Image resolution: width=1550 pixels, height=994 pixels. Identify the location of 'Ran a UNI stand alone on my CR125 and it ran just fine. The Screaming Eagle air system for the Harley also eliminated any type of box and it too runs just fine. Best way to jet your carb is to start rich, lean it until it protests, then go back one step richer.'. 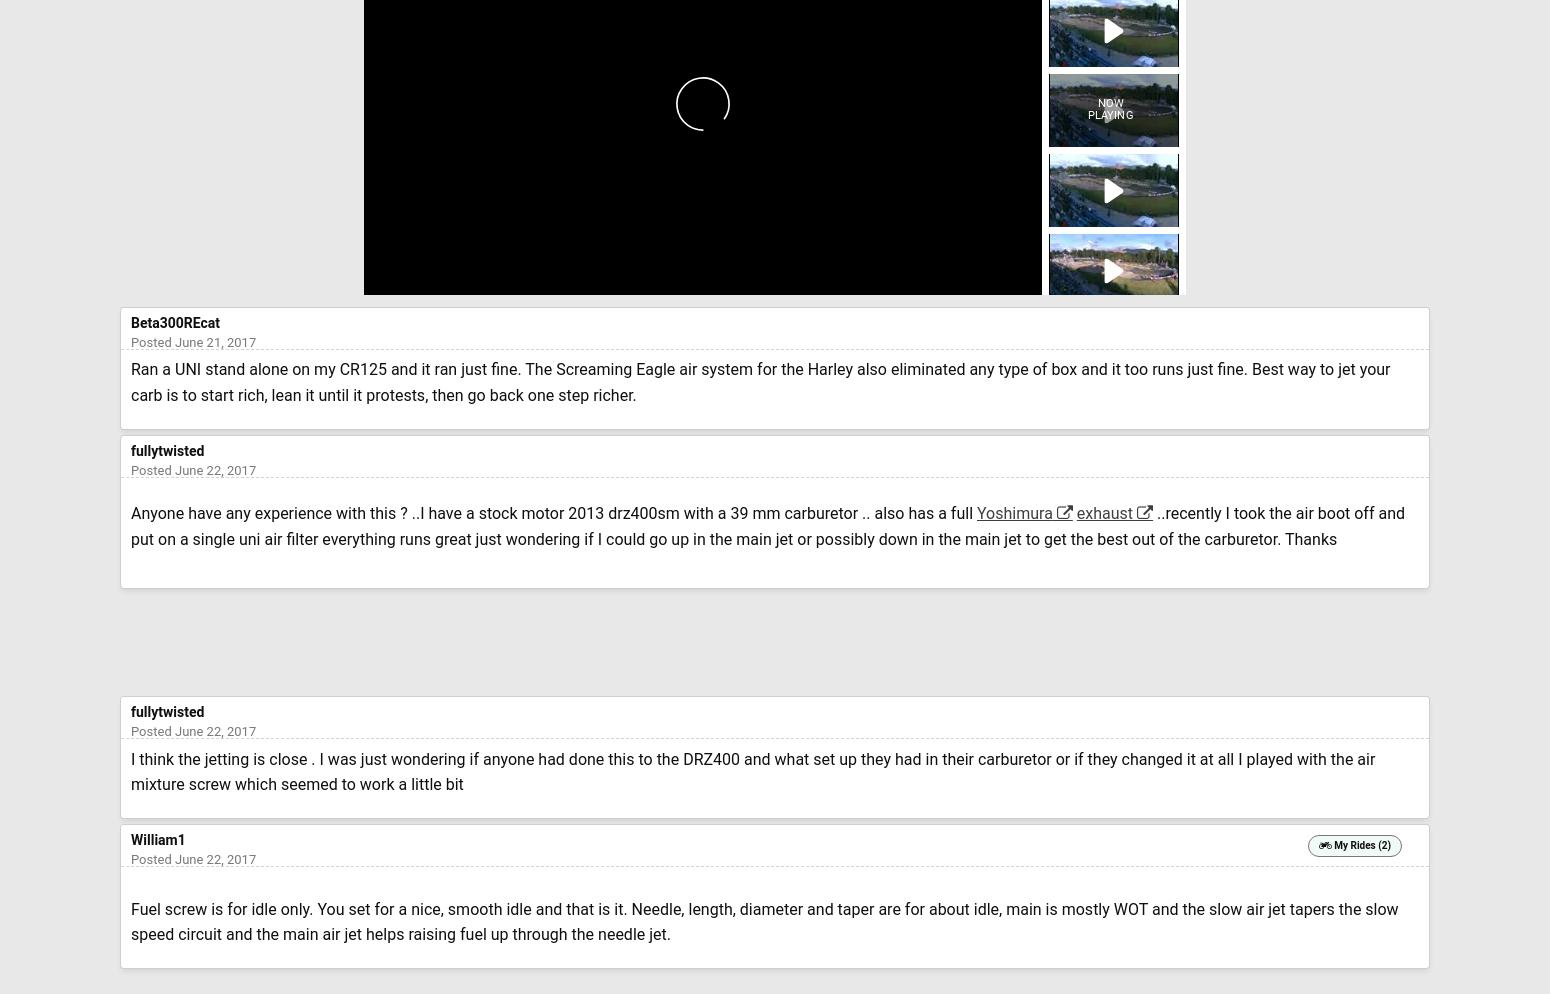
(130, 382).